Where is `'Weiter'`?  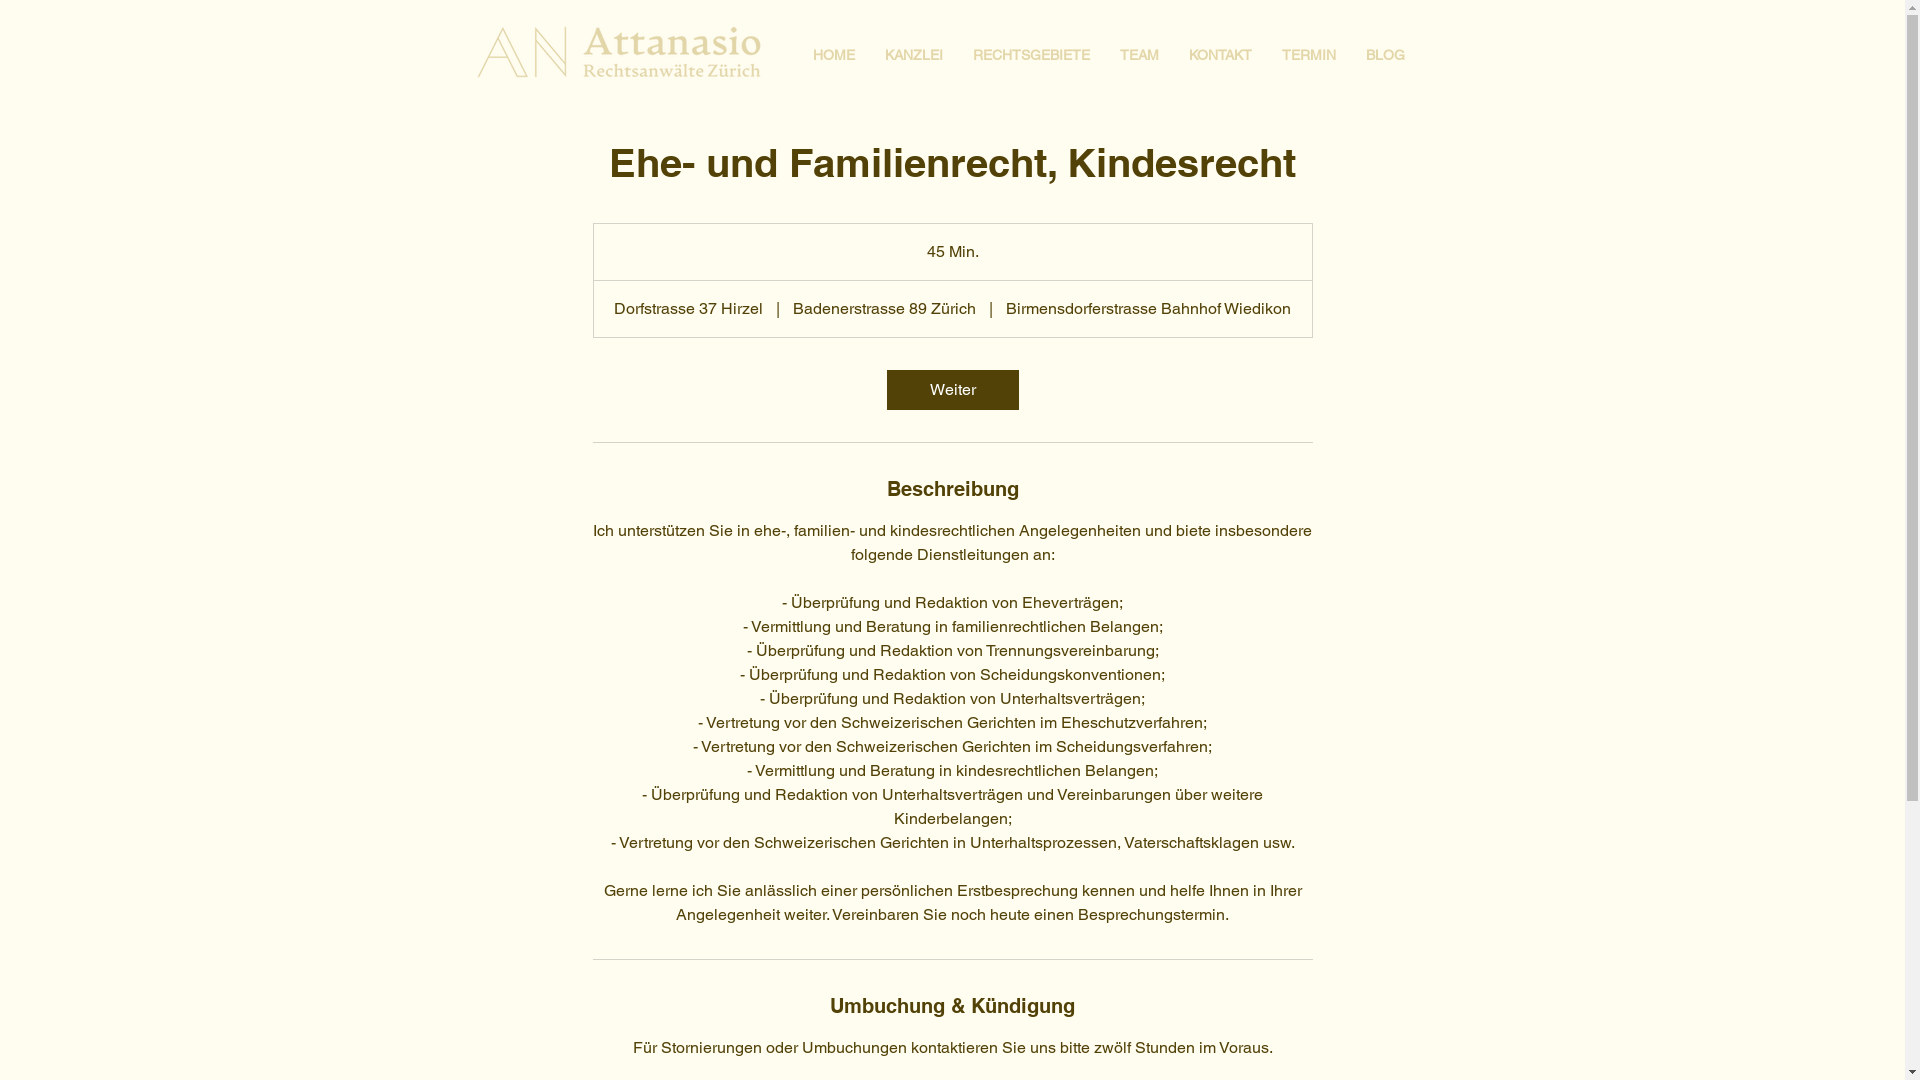
'Weiter' is located at coordinates (950, 389).